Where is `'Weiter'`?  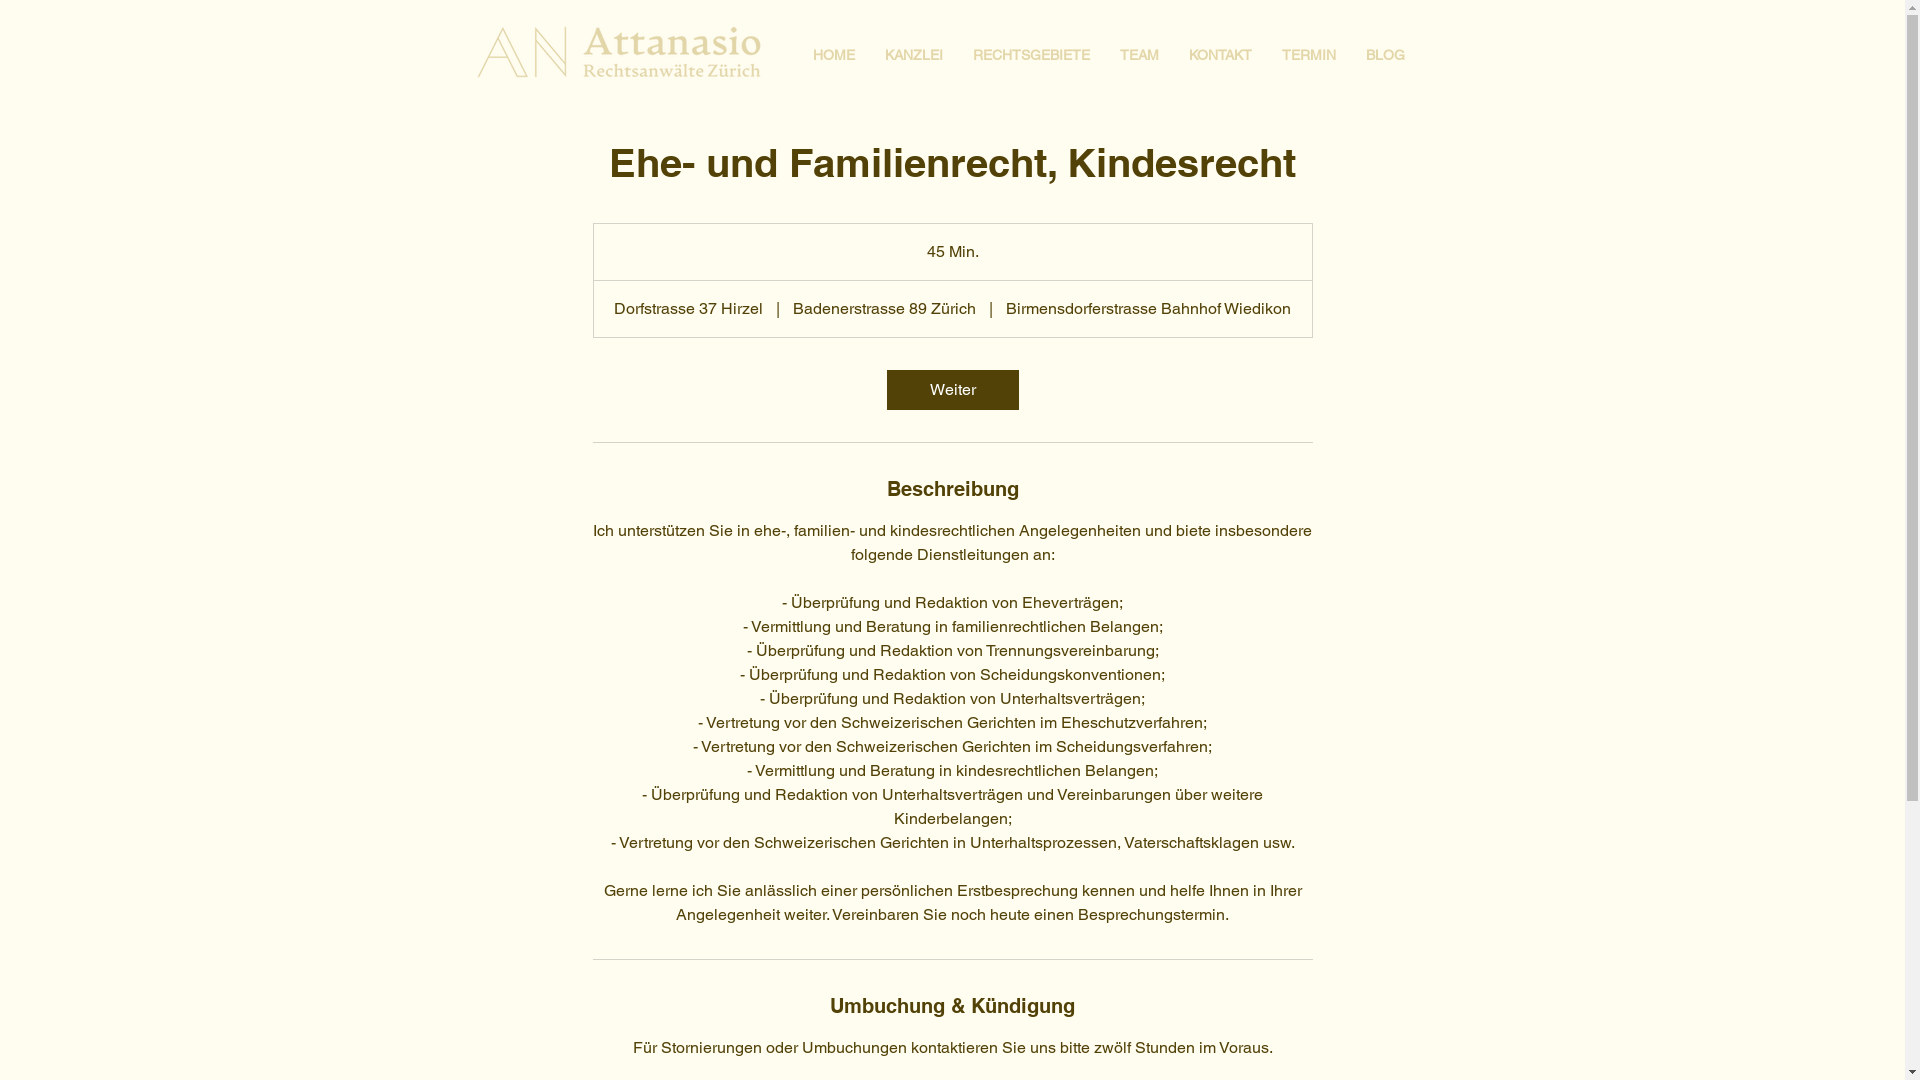
'Weiter' is located at coordinates (950, 389).